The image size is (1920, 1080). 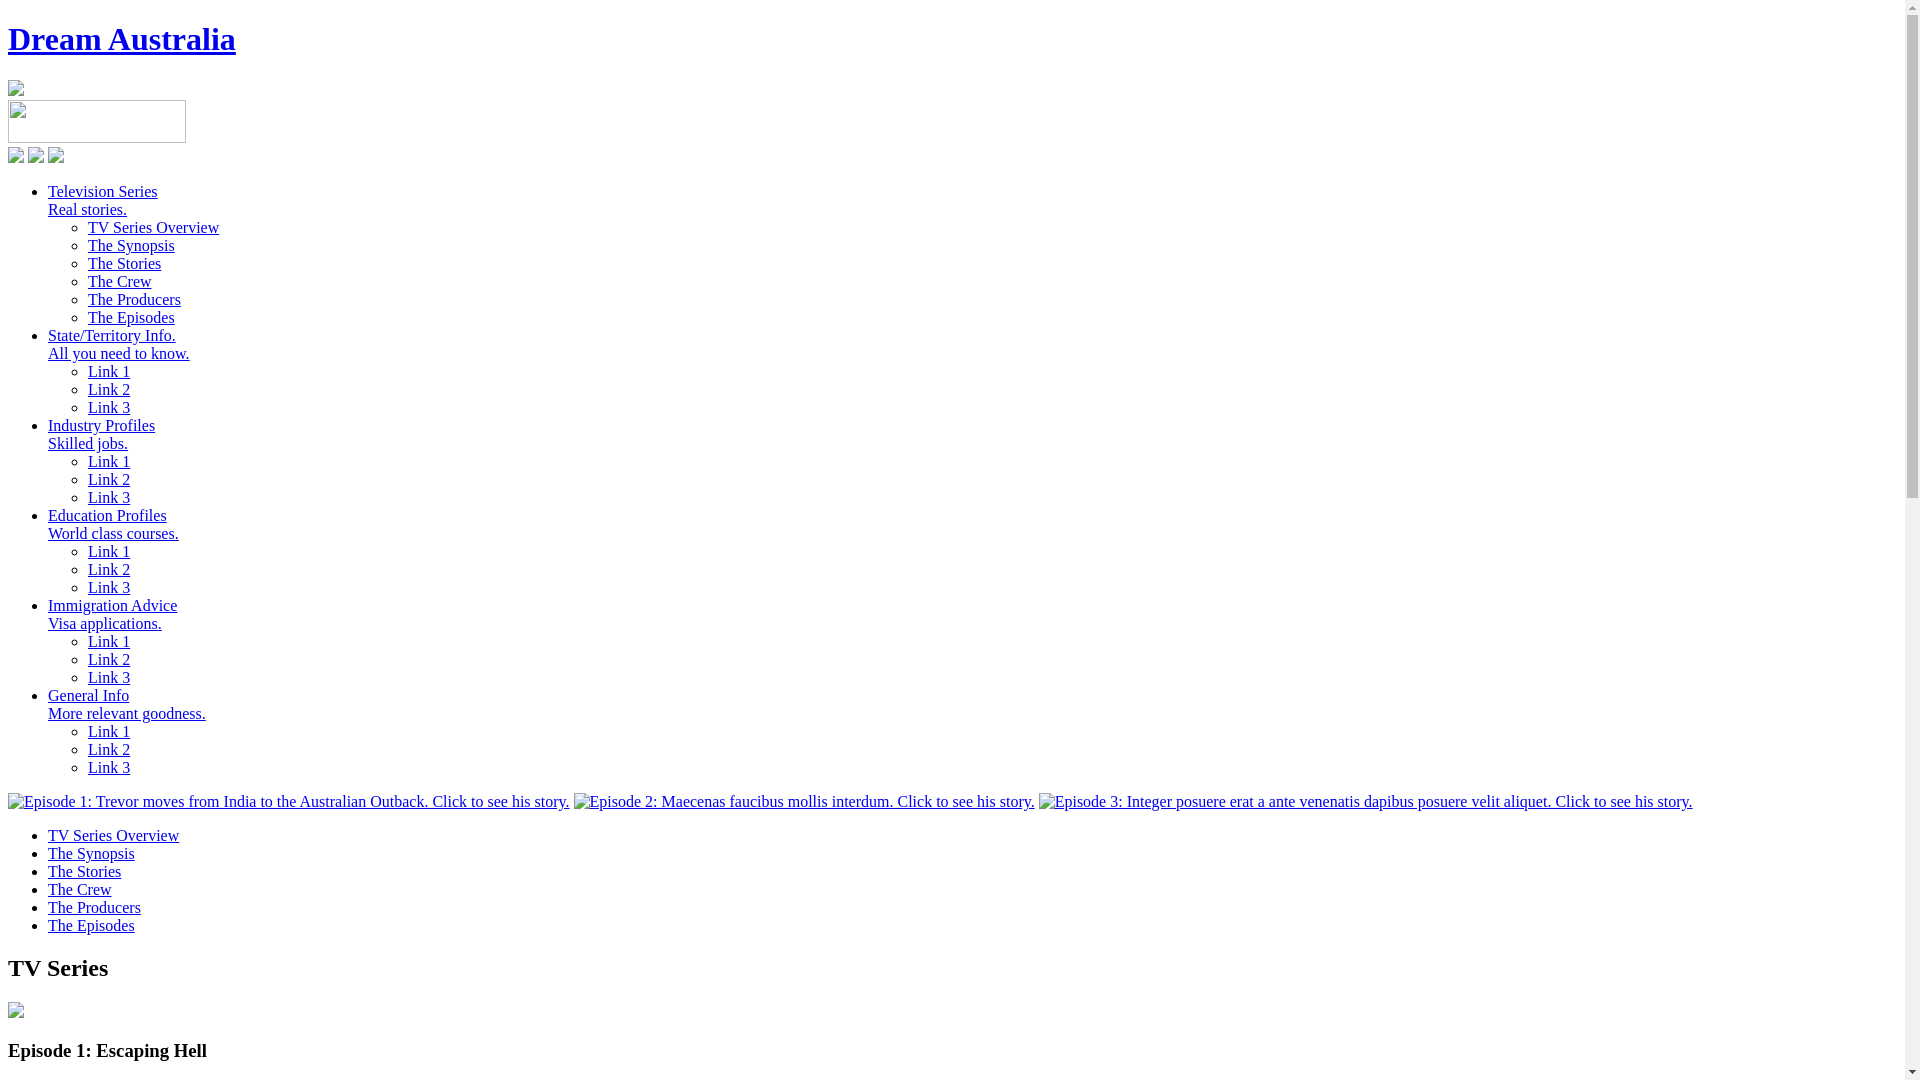 What do you see at coordinates (108, 406) in the screenshot?
I see `'Link 3'` at bounding box center [108, 406].